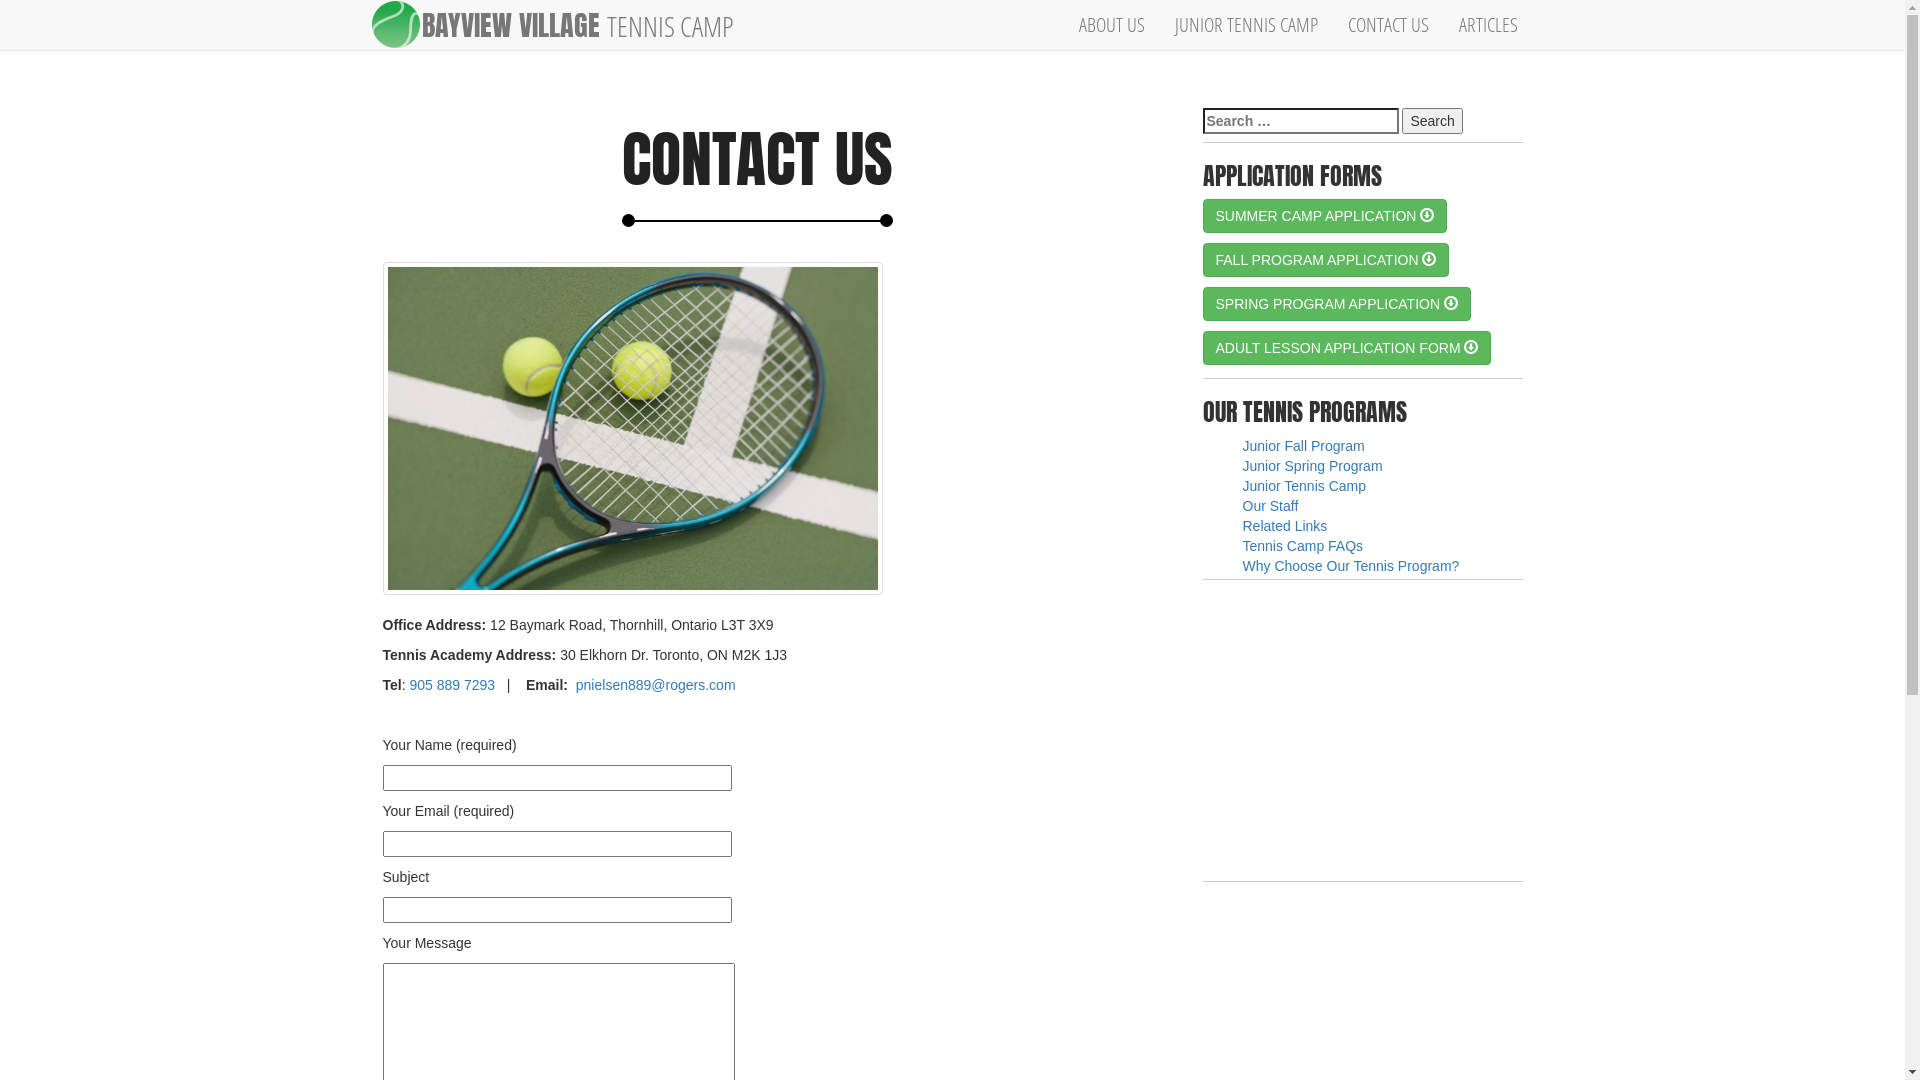 The height and width of the screenshot is (1080, 1920). What do you see at coordinates (1311, 466) in the screenshot?
I see `'Junior Spring Program'` at bounding box center [1311, 466].